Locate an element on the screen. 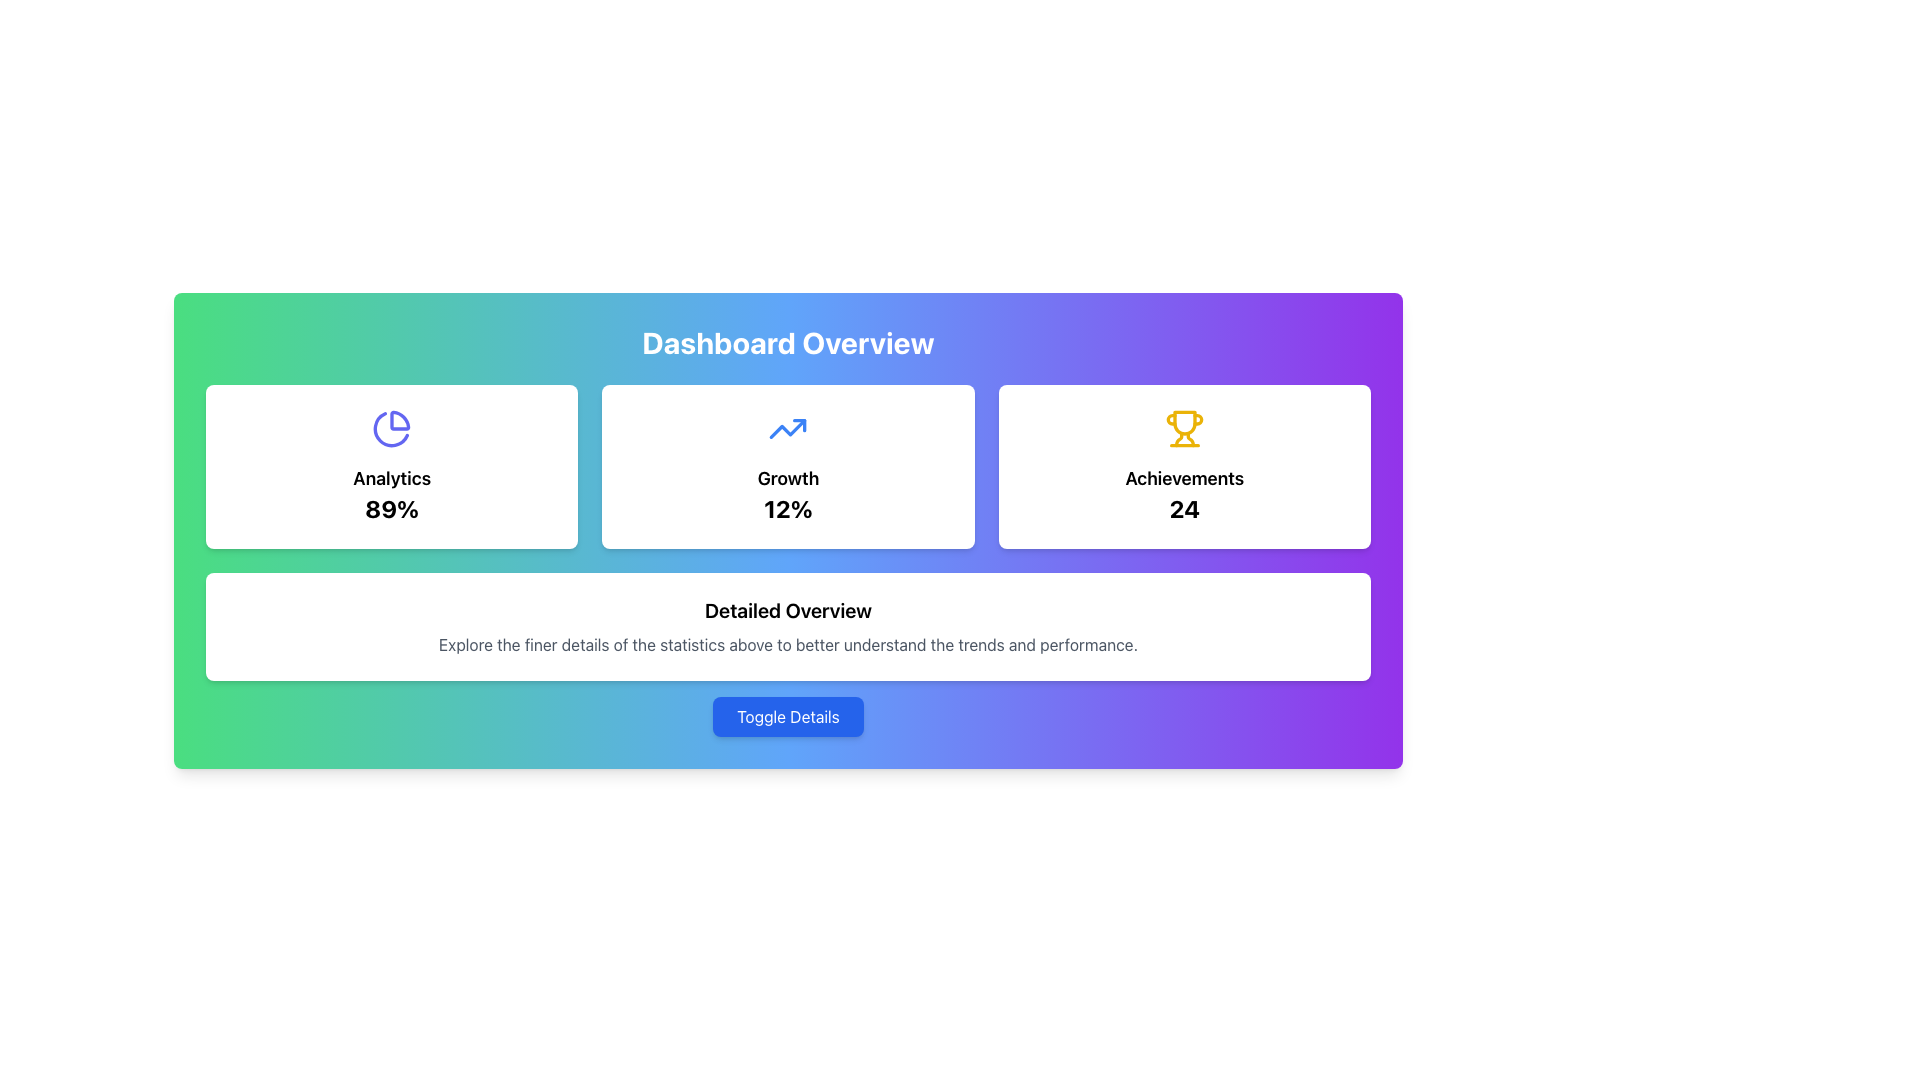 This screenshot has height=1080, width=1920. the growth icon located in the second card of a horizontal row, which displays 'Growth' and '12%' below it is located at coordinates (787, 427).